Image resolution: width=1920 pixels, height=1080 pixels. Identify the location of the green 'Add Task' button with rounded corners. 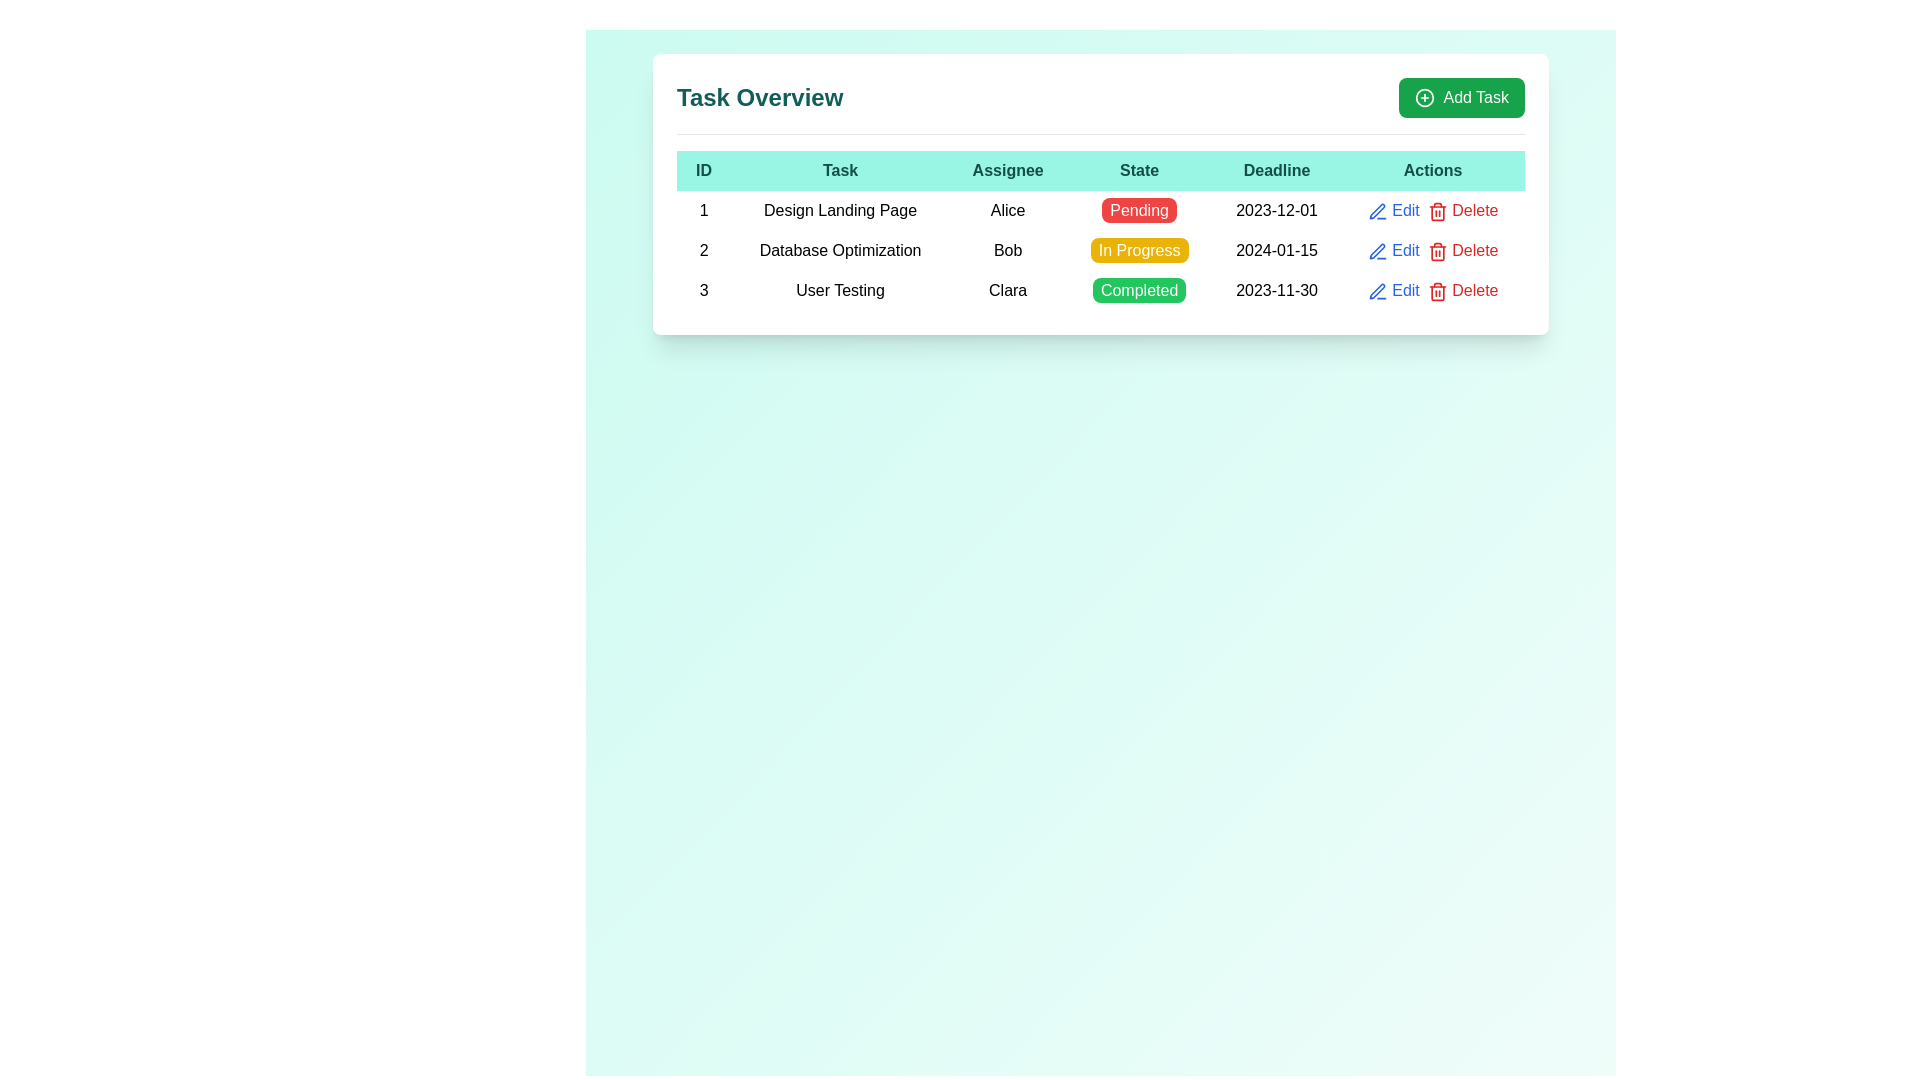
(1462, 97).